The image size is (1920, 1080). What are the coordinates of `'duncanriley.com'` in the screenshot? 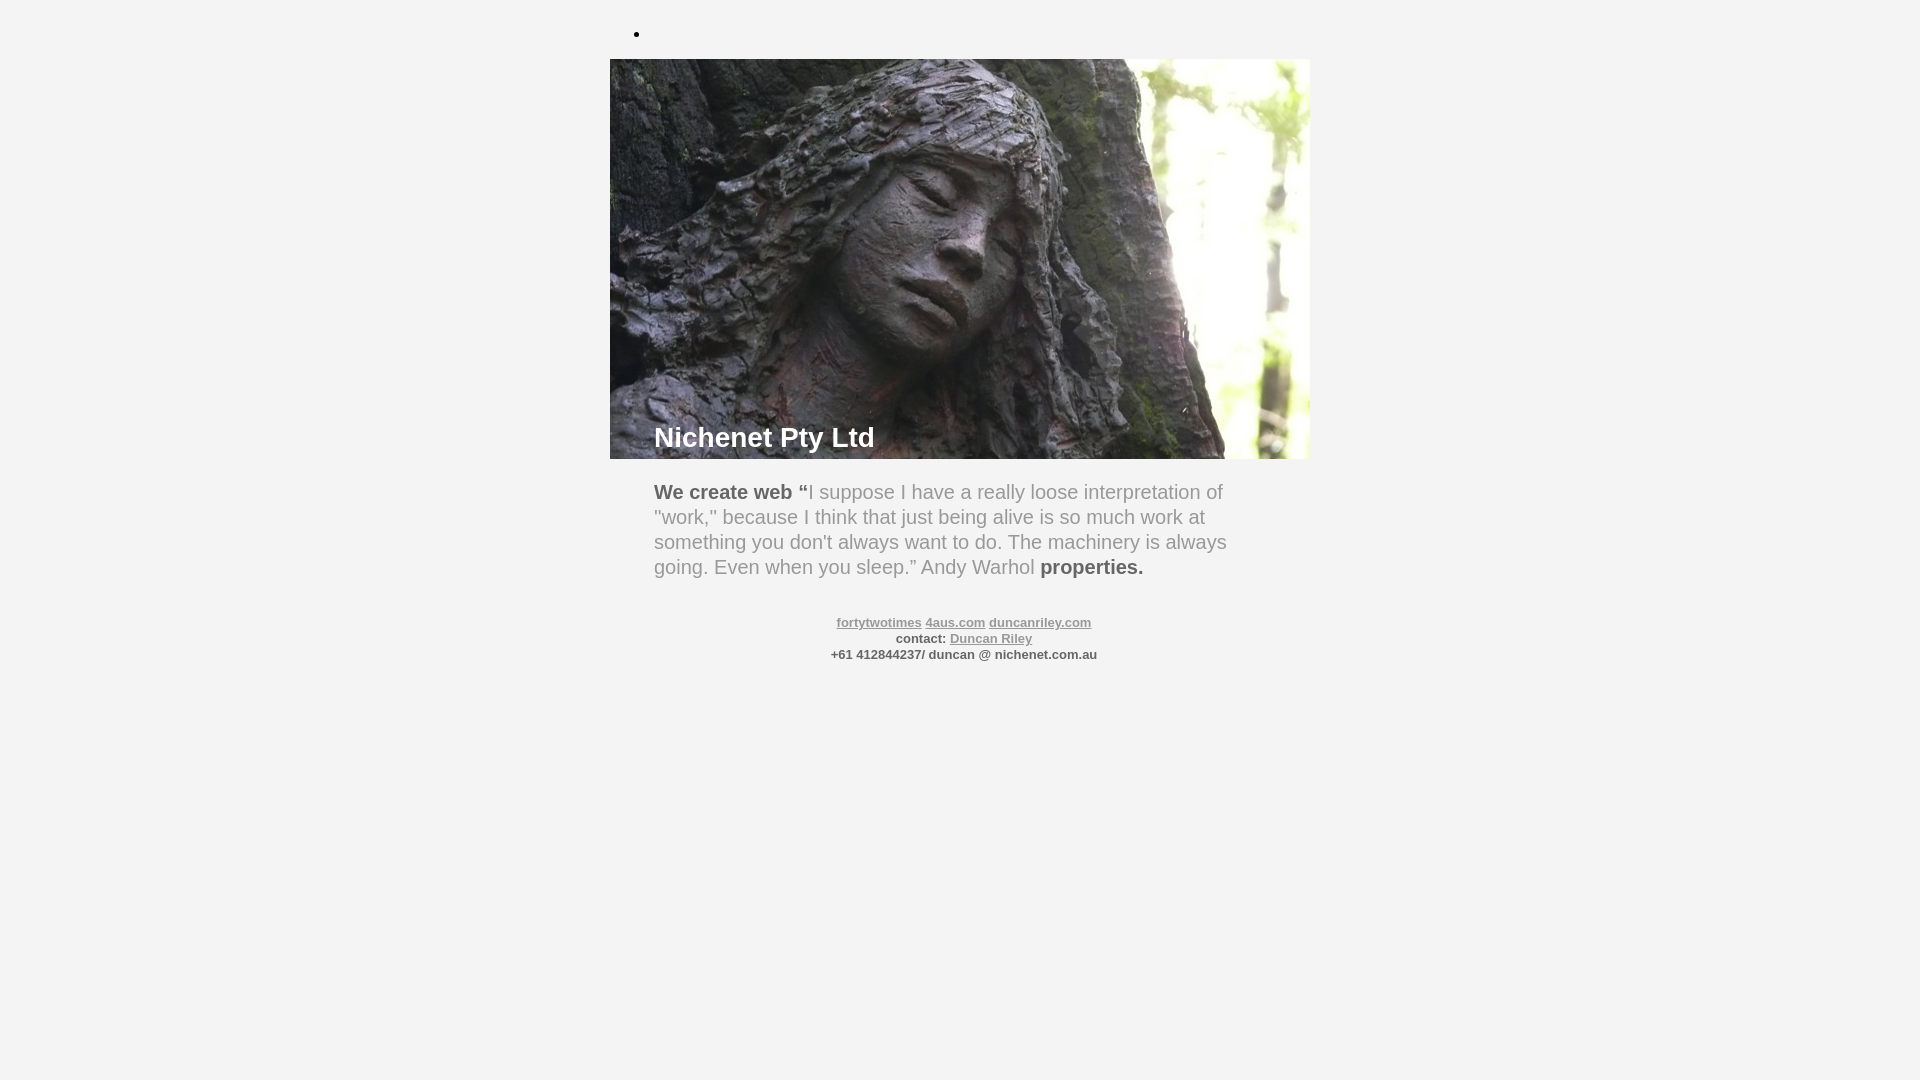 It's located at (1040, 621).